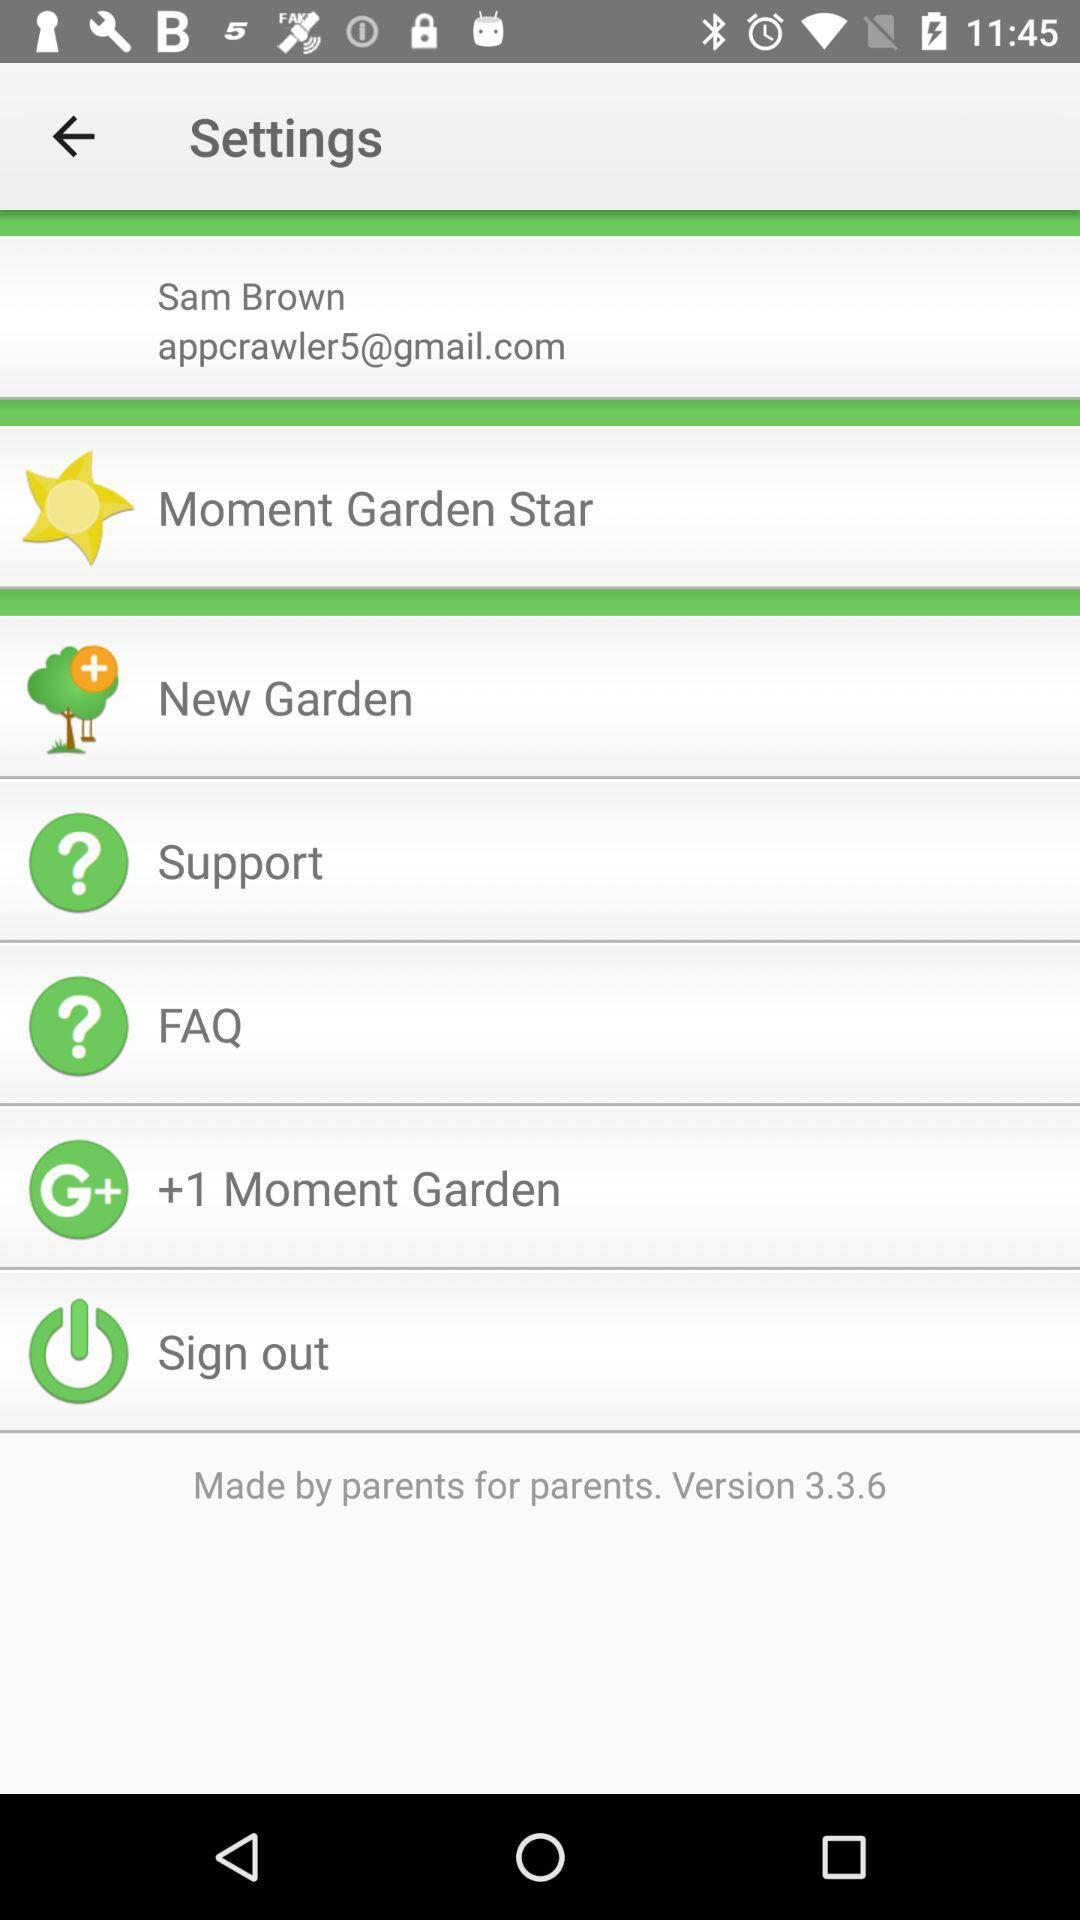  Describe the element at coordinates (609, 697) in the screenshot. I see `new garden icon` at that location.